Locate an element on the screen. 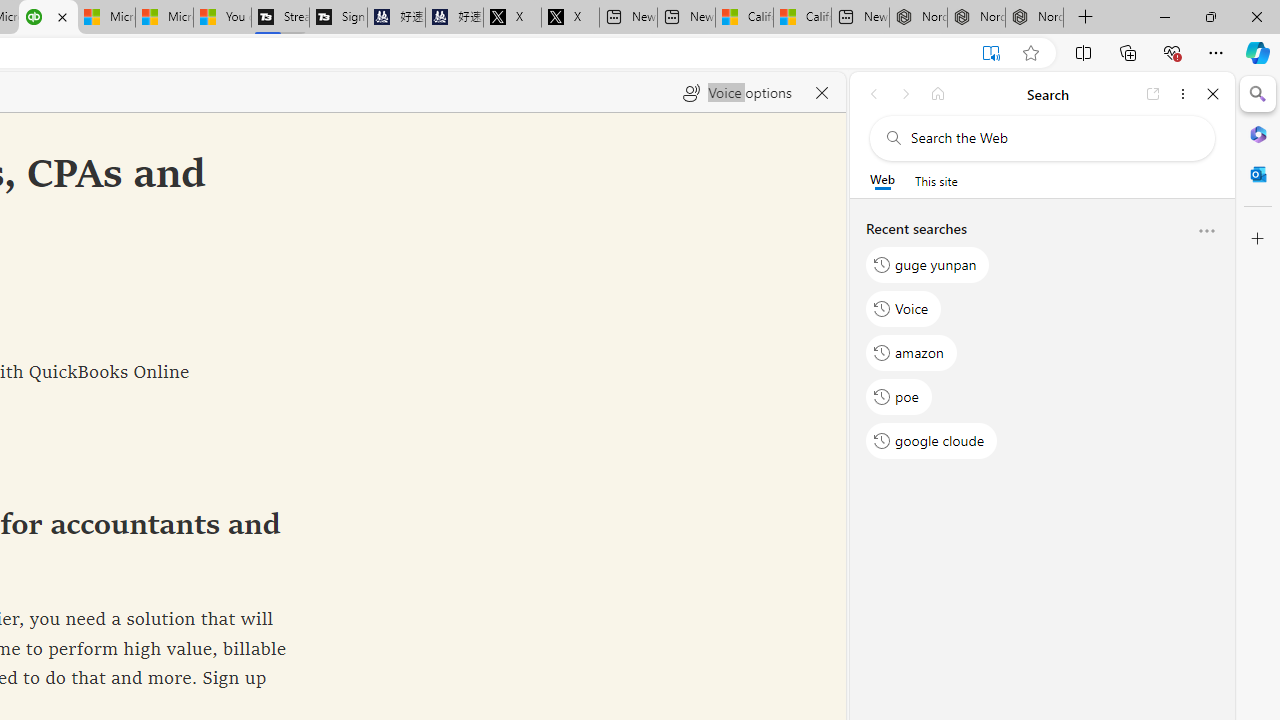 The image size is (1280, 720). 'Nordace - Siena Pro 15 Essential Set' is located at coordinates (1034, 17).